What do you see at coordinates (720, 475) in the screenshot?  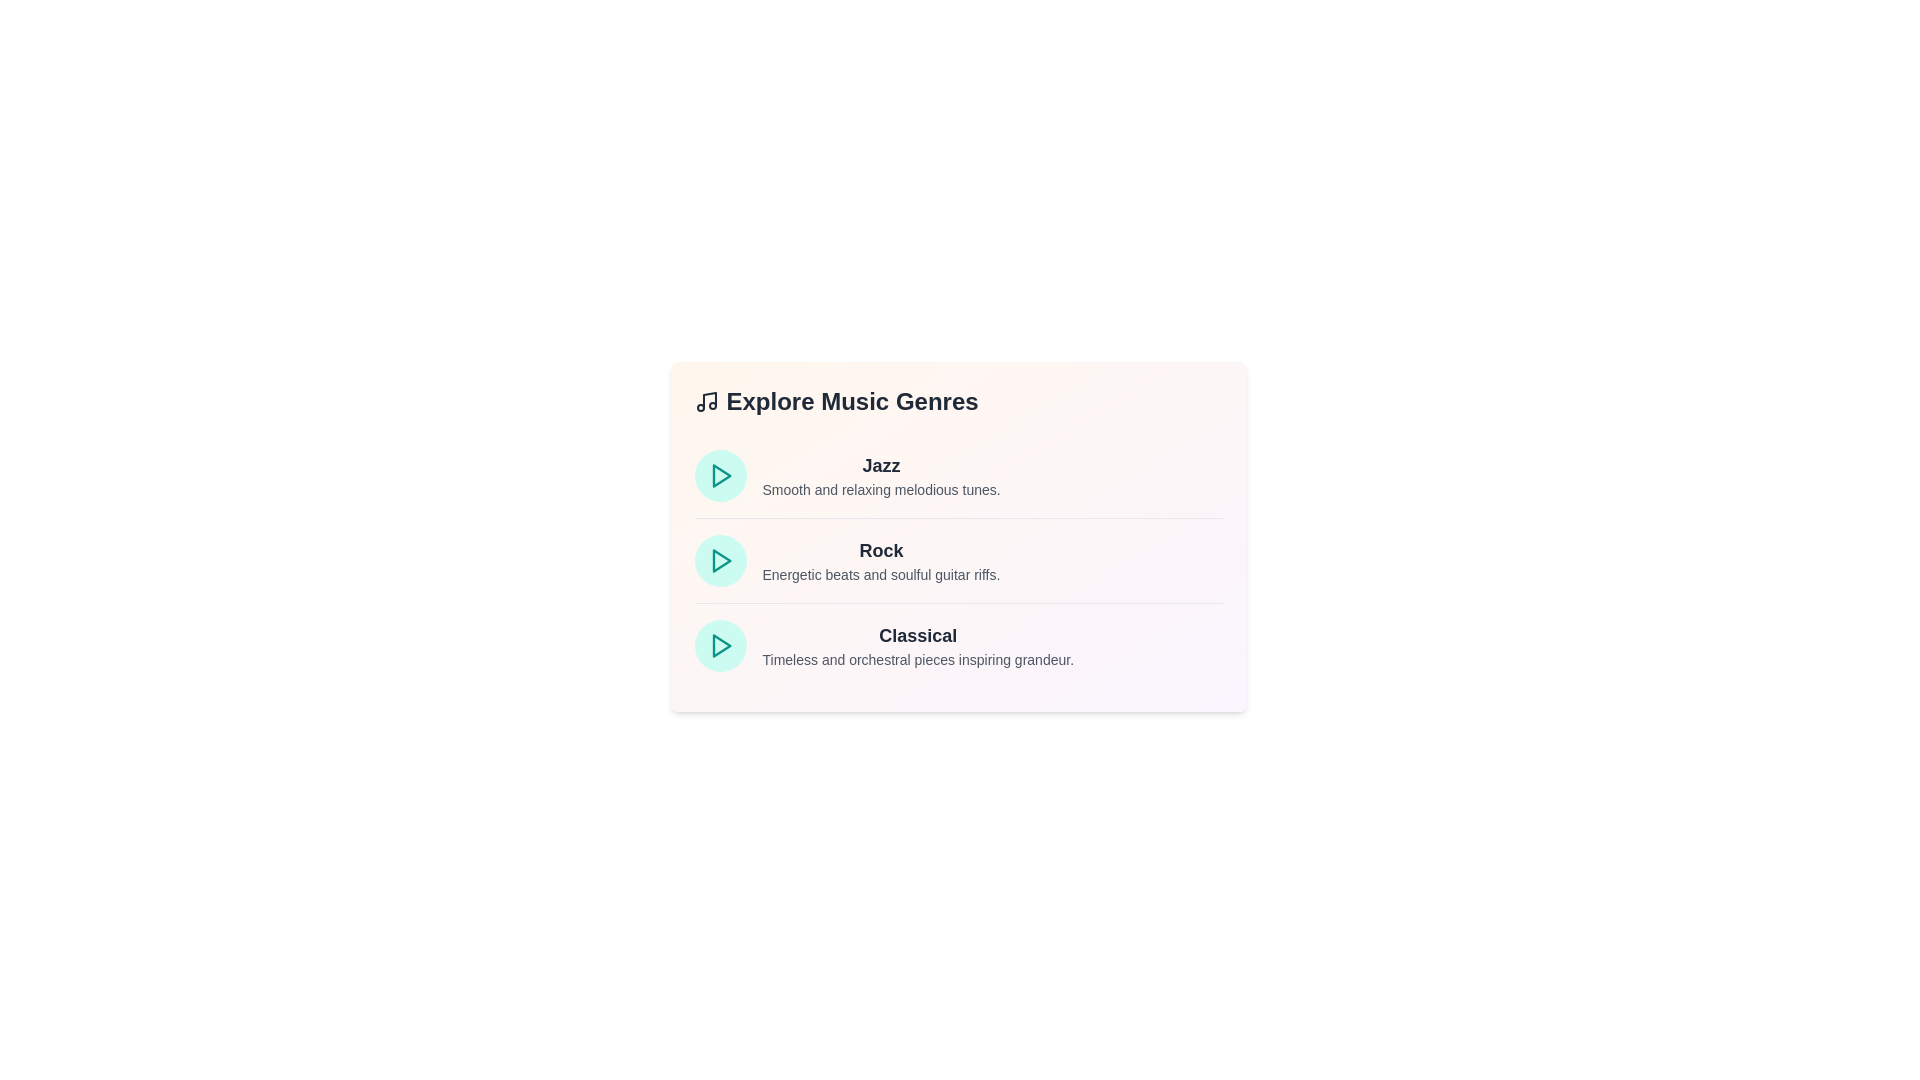 I see `the play icon corresponding to the genre Jazz` at bounding box center [720, 475].